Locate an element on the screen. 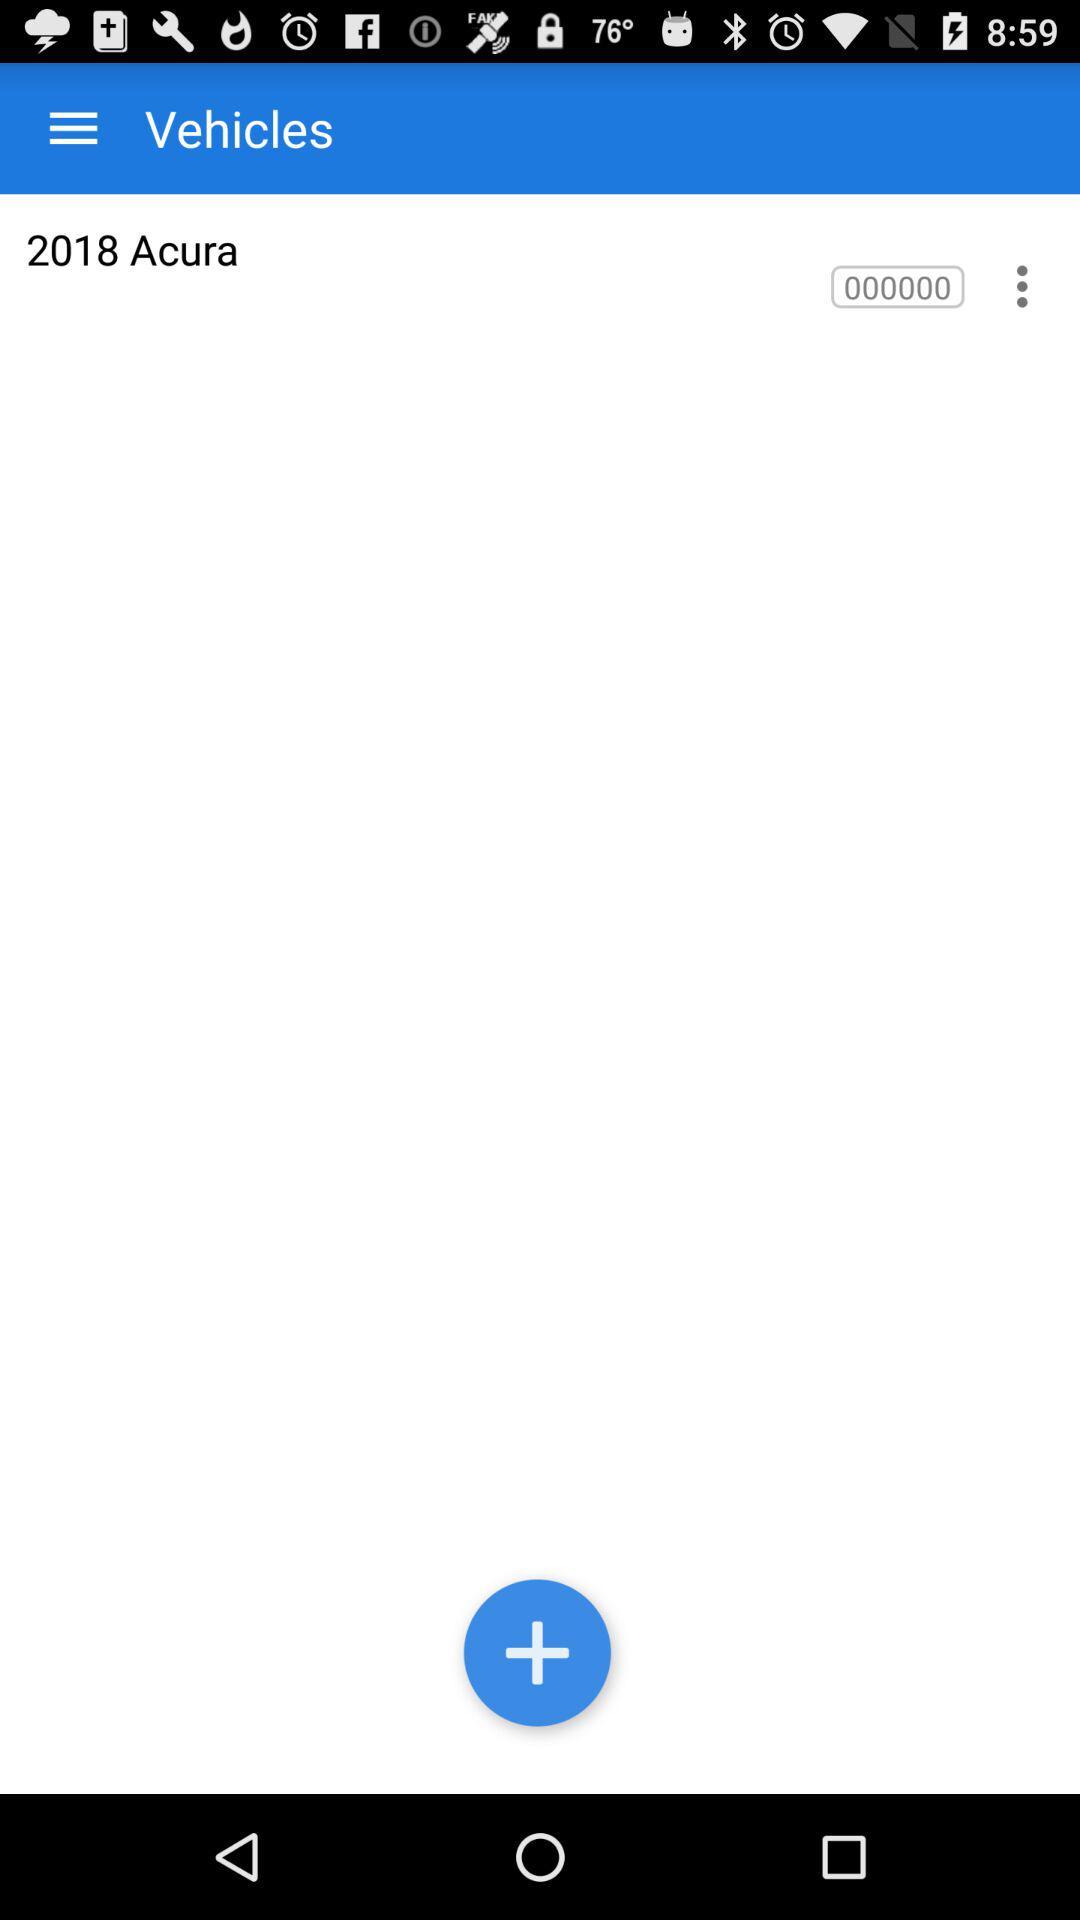 The height and width of the screenshot is (1920, 1080). app next to the vehicles item is located at coordinates (72, 127).